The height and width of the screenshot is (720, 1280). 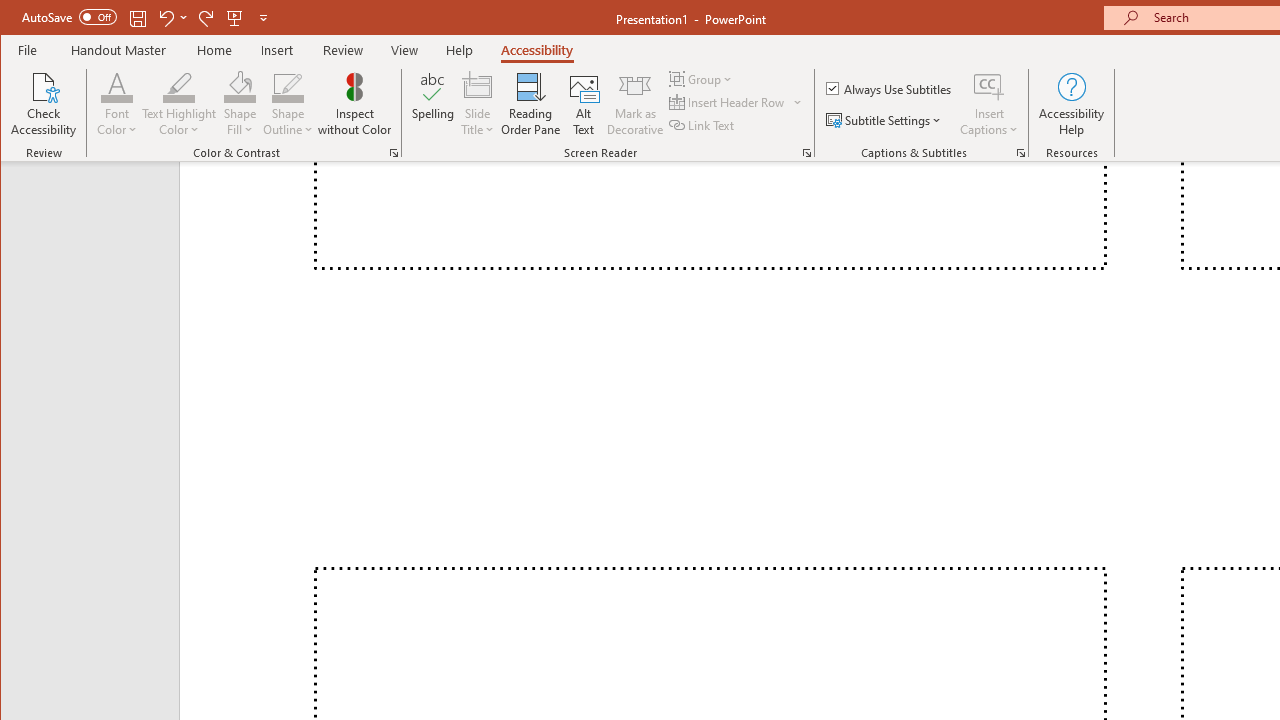 What do you see at coordinates (240, 104) in the screenshot?
I see `'Shape Fill'` at bounding box center [240, 104].